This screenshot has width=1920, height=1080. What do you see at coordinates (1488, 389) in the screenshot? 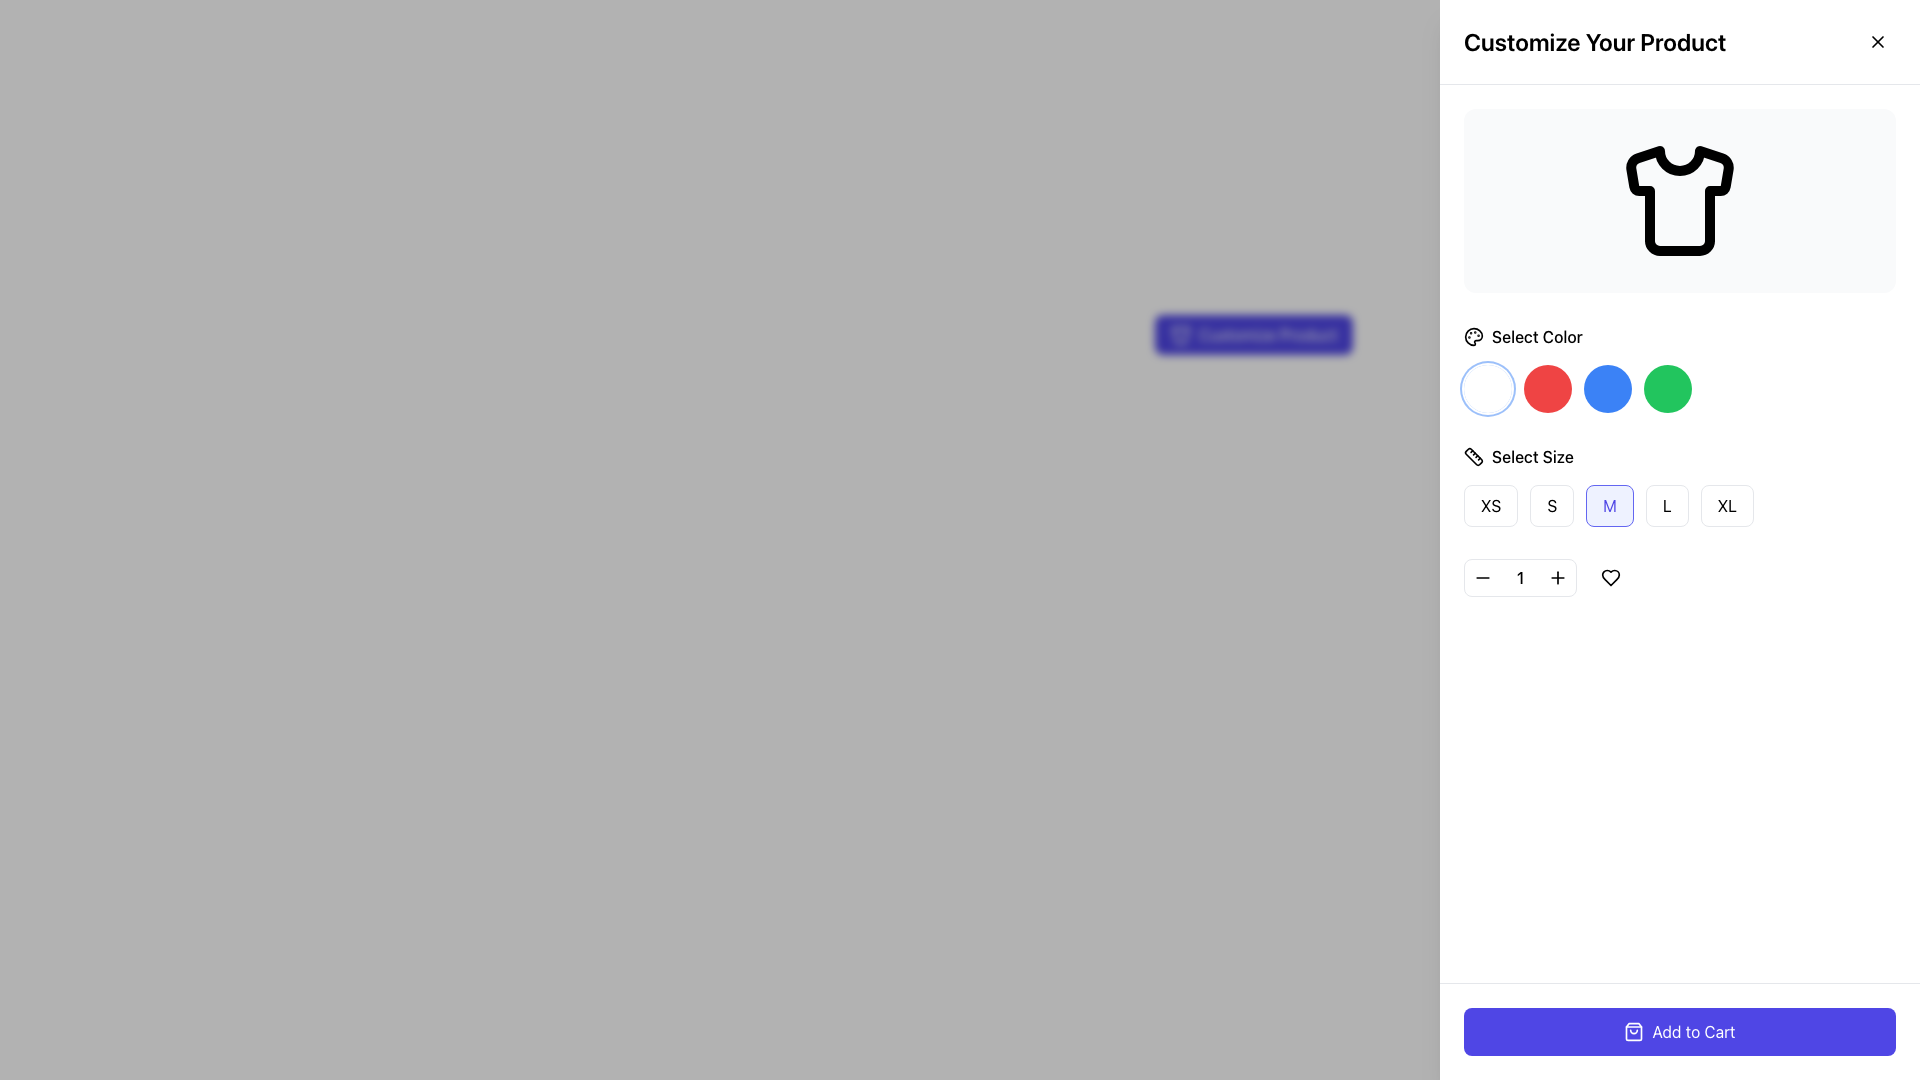
I see `the first circular button to the left of the red, blue, and green buttons beneath the title 'Select Color'` at bounding box center [1488, 389].